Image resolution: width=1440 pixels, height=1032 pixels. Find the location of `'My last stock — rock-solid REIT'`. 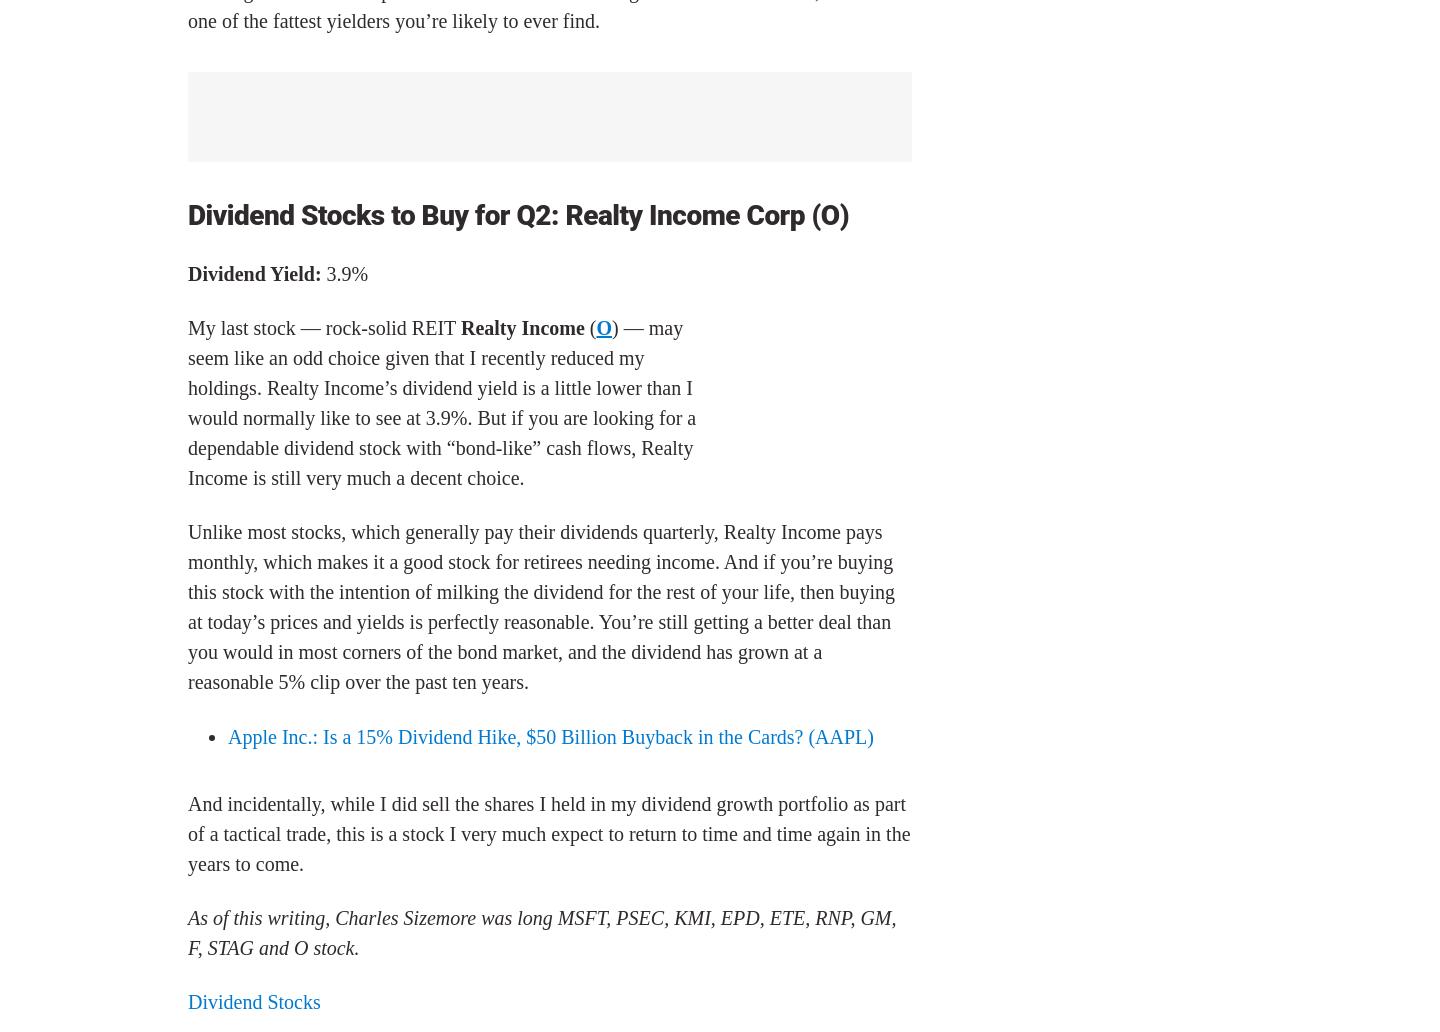

'My last stock — rock-solid REIT' is located at coordinates (324, 327).